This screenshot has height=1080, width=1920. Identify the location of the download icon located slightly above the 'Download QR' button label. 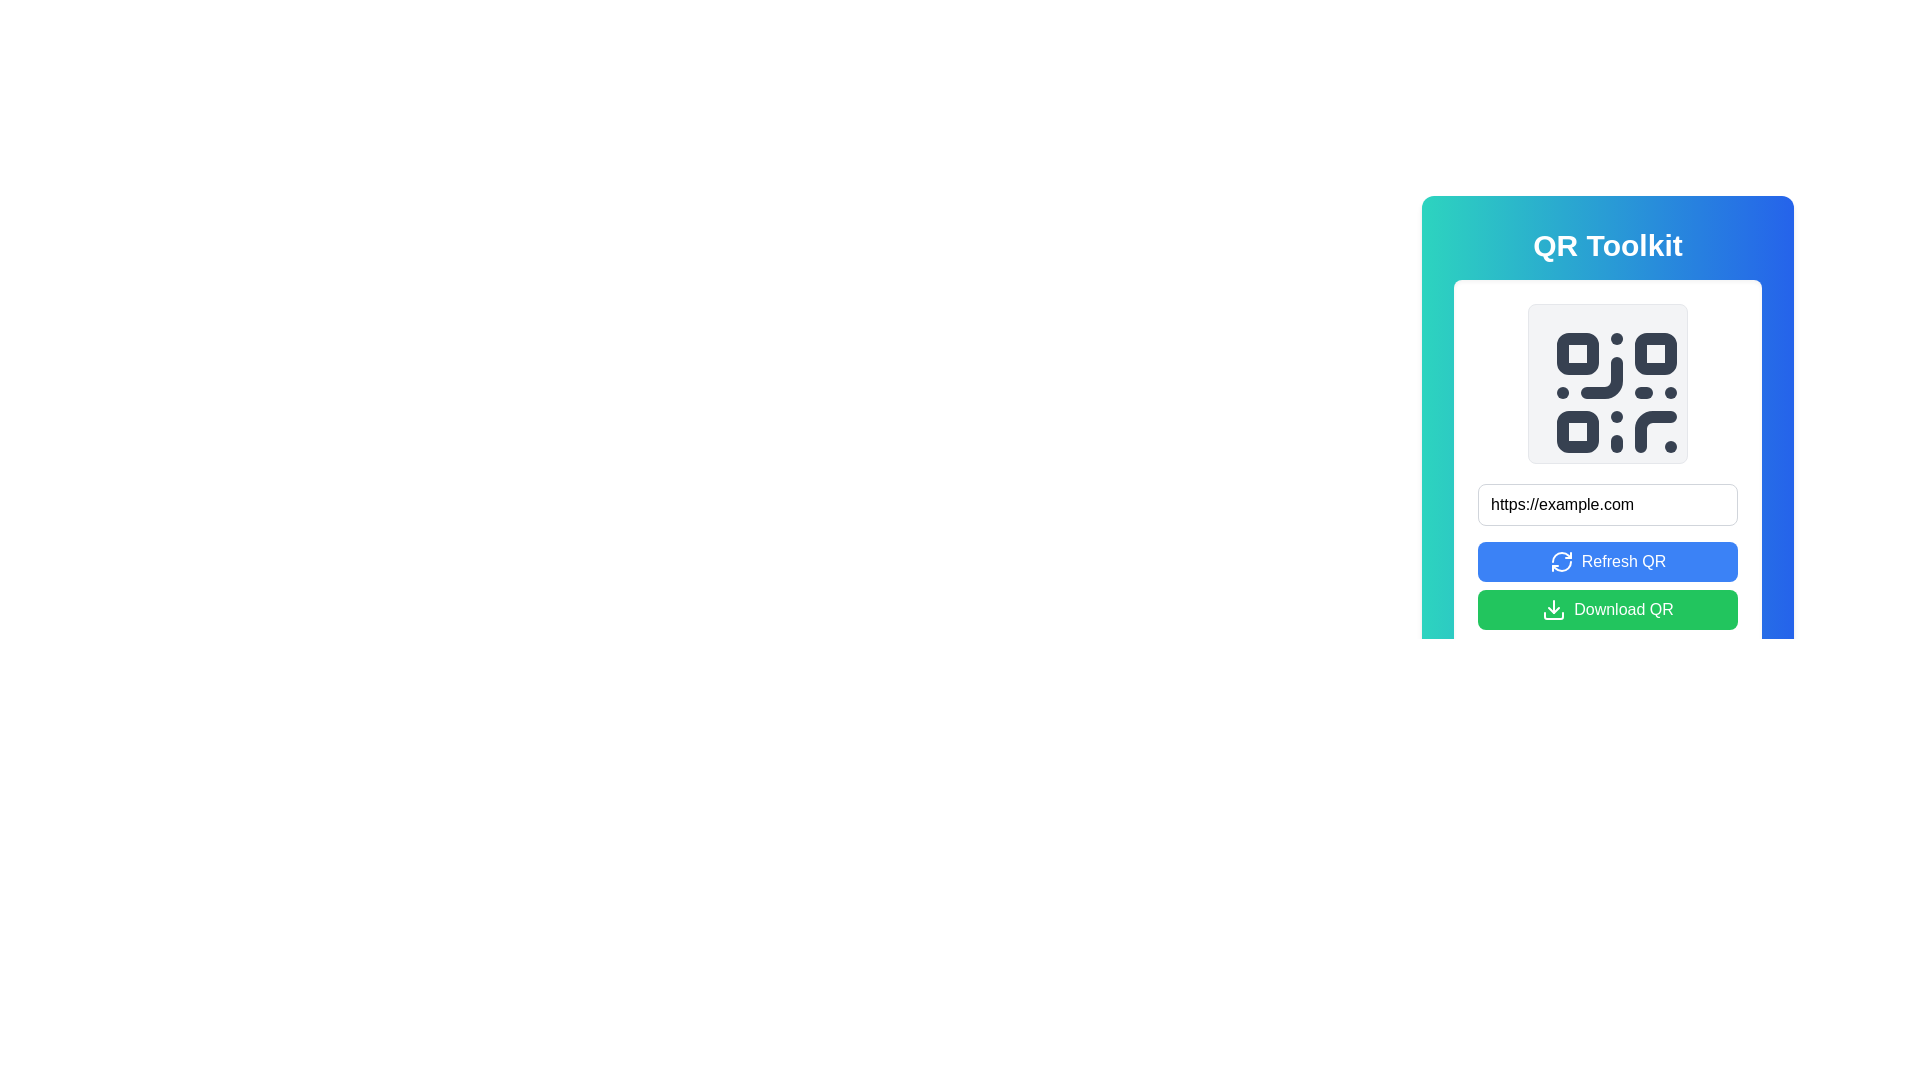
(1553, 615).